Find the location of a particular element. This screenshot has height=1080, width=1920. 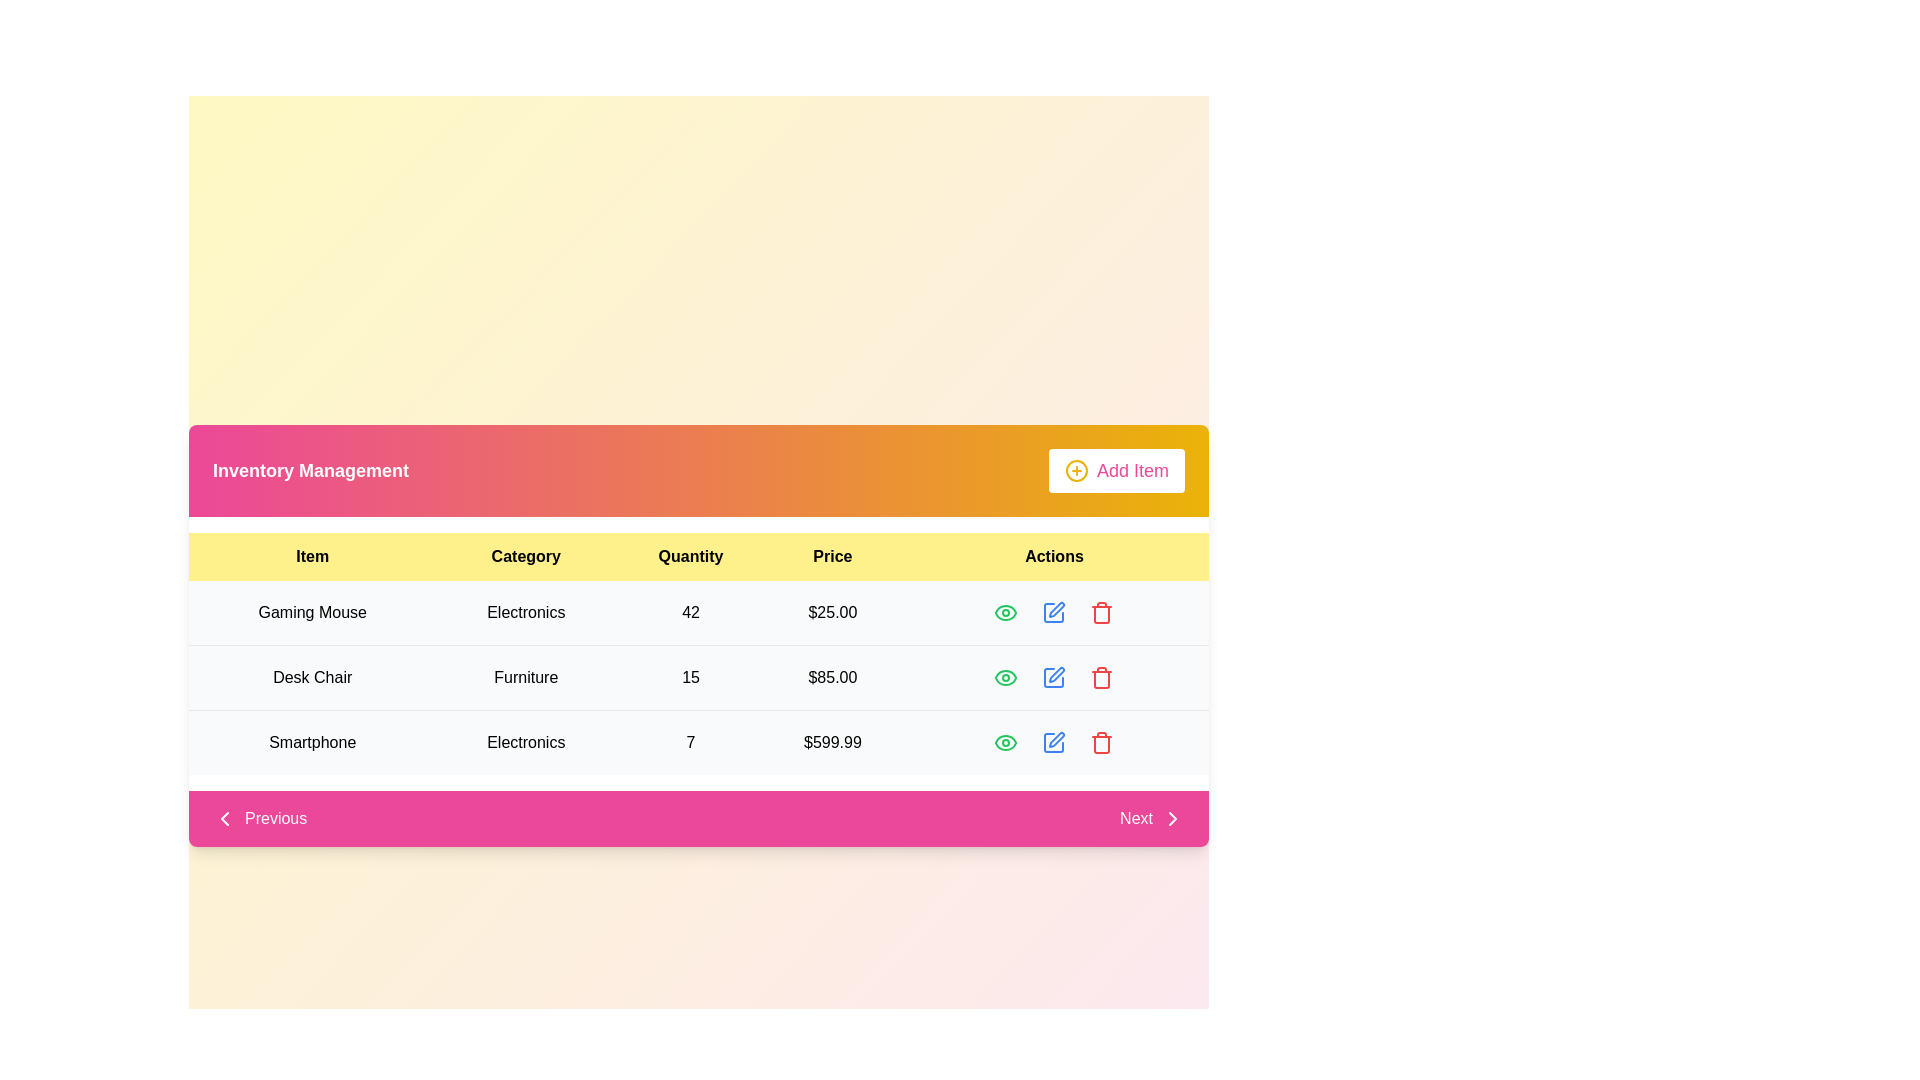

header text of the Table Header Row, which is visually characterized by a yellow background and contains the titles: 'Item', 'Category', 'Quantity', 'Price', and 'Actions' is located at coordinates (699, 556).